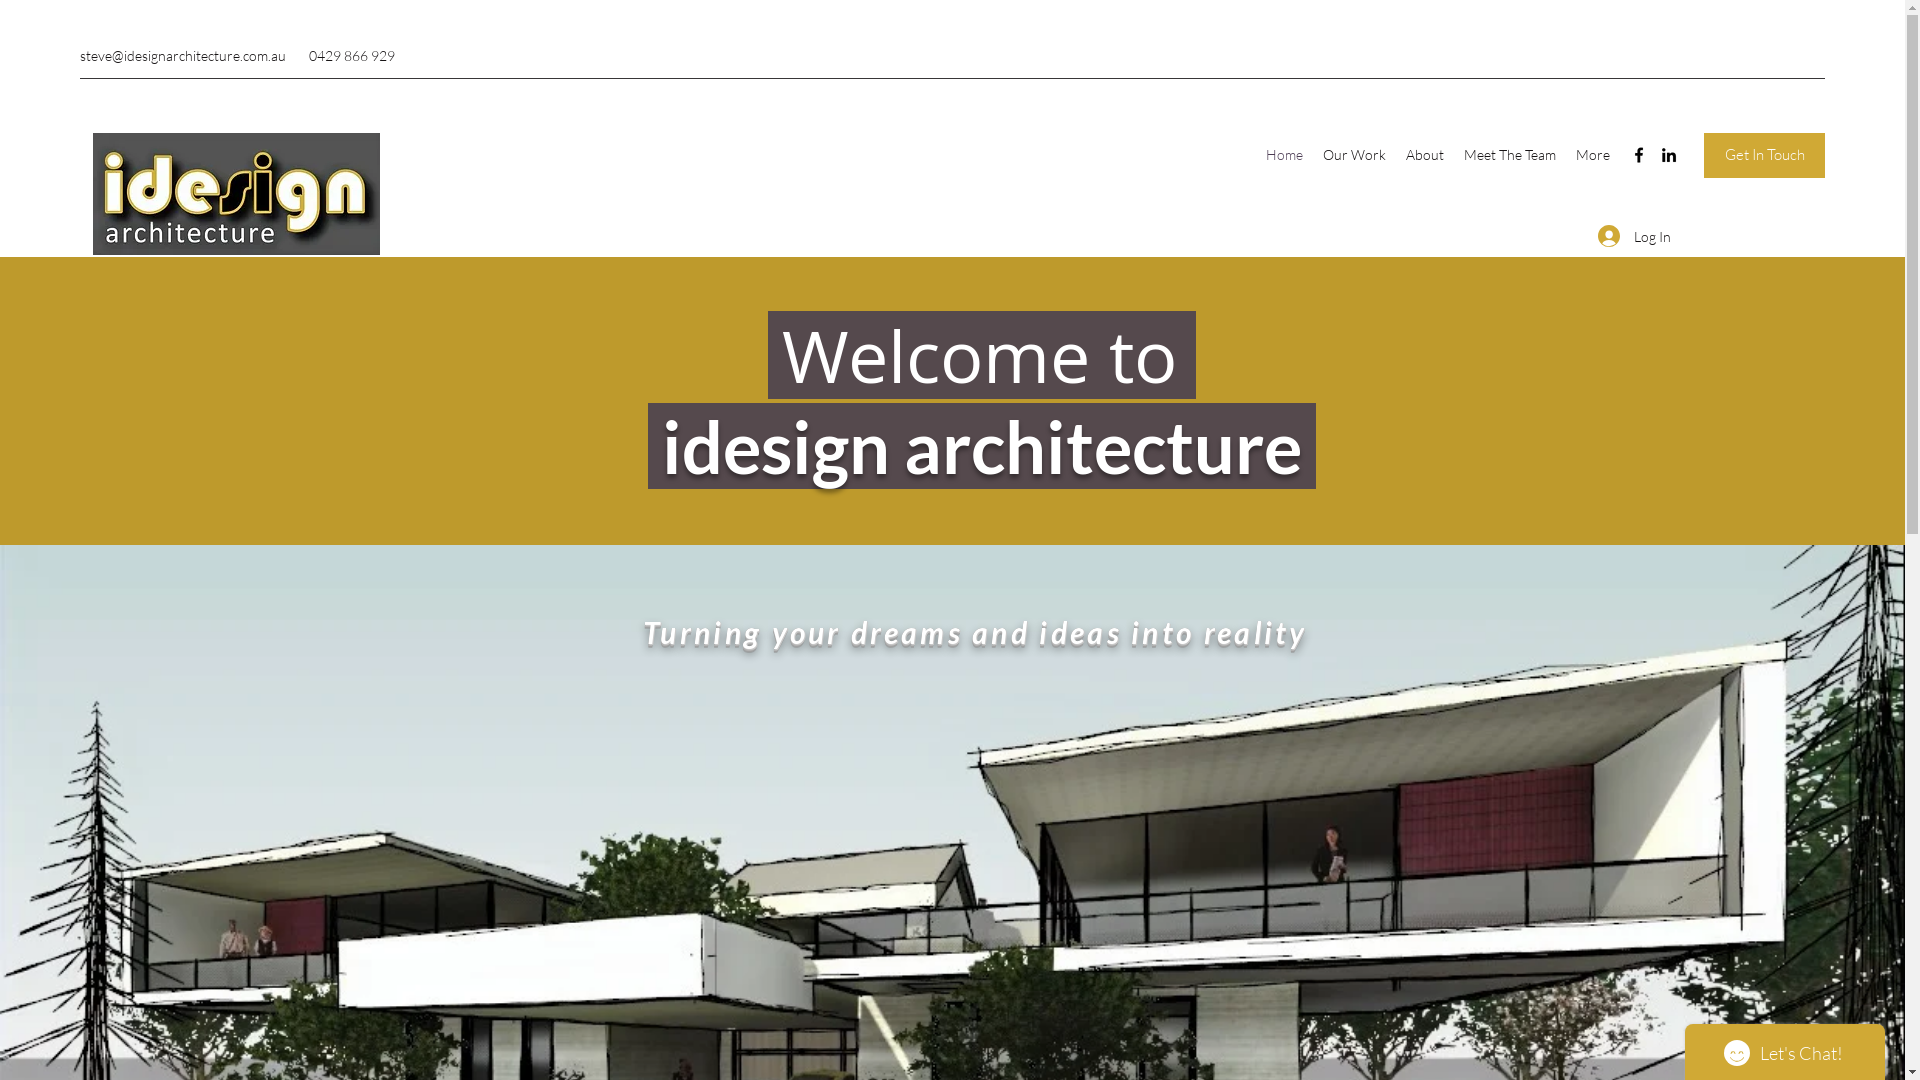 This screenshot has width=1920, height=1080. I want to click on 'steve@idesignarchitecture.com.au', so click(80, 54).